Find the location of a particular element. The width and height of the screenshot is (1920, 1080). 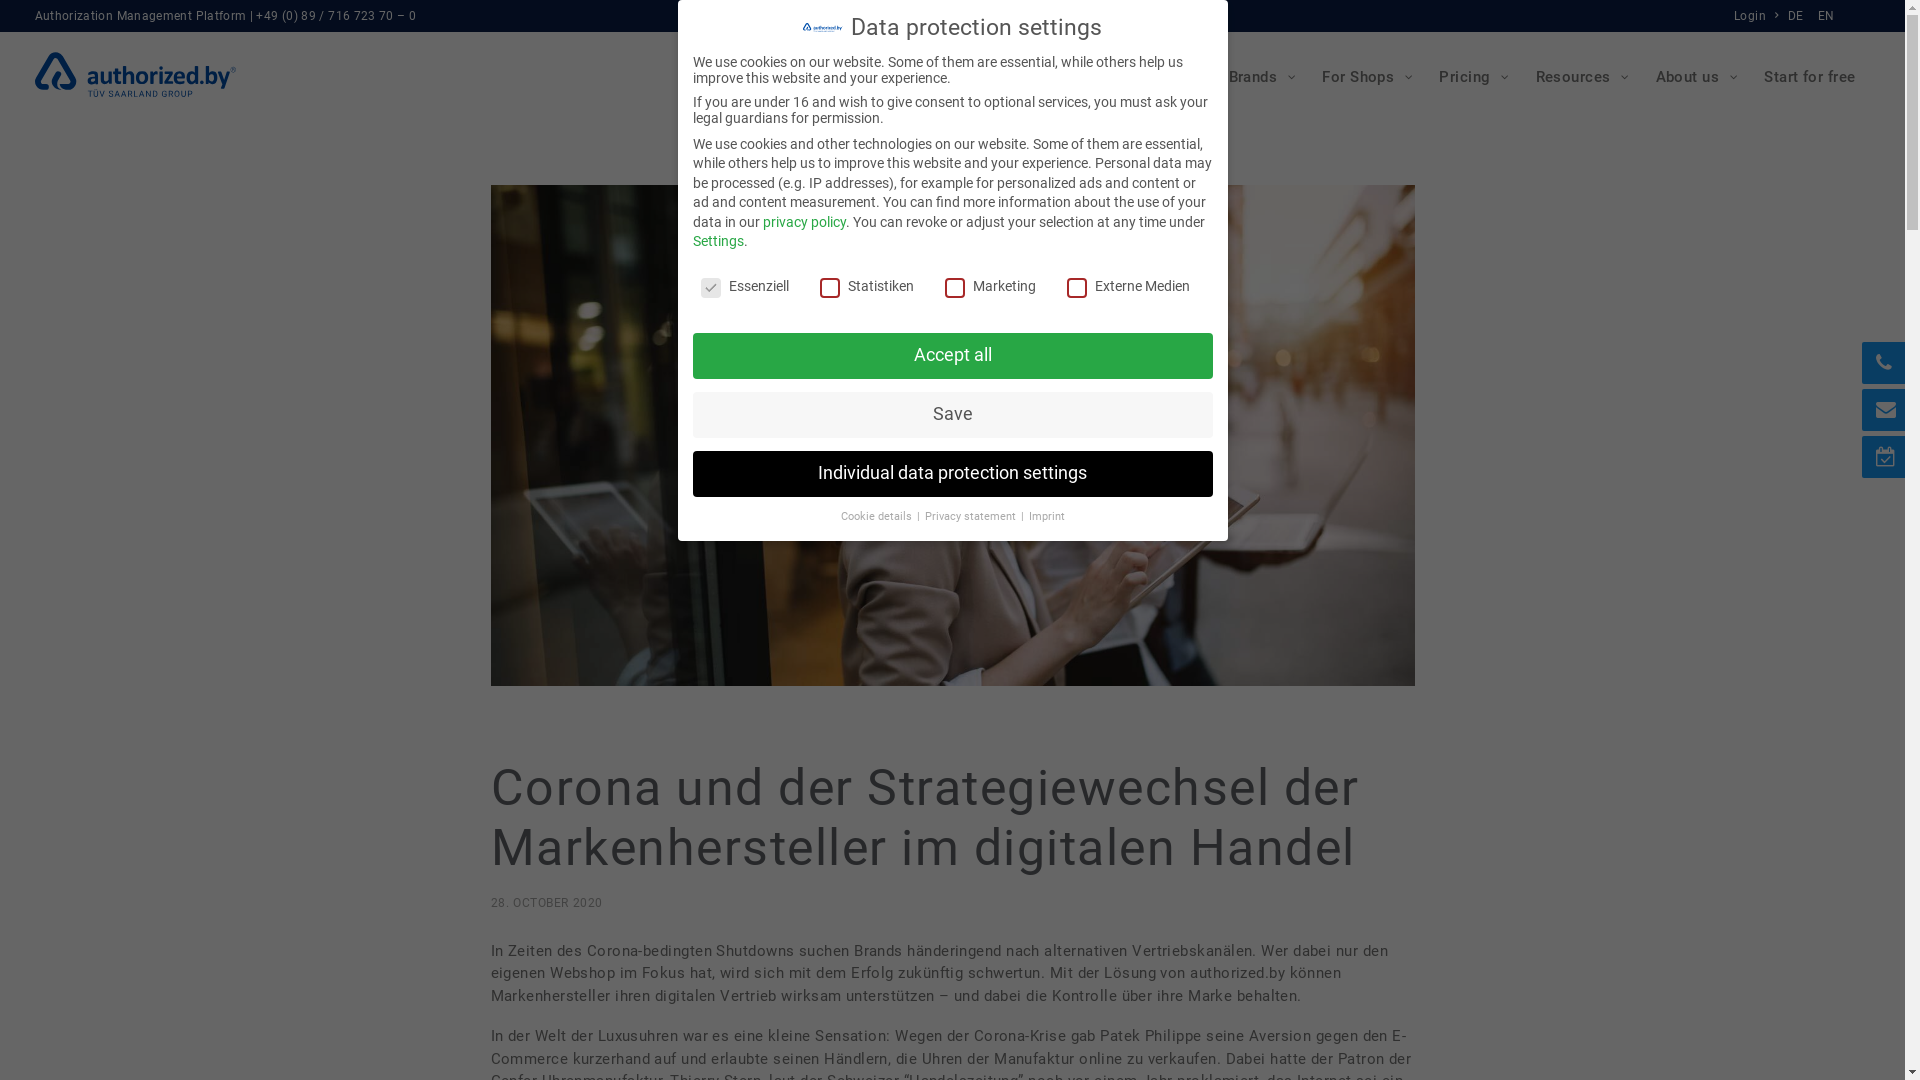

'About us' is located at coordinates (1694, 76).